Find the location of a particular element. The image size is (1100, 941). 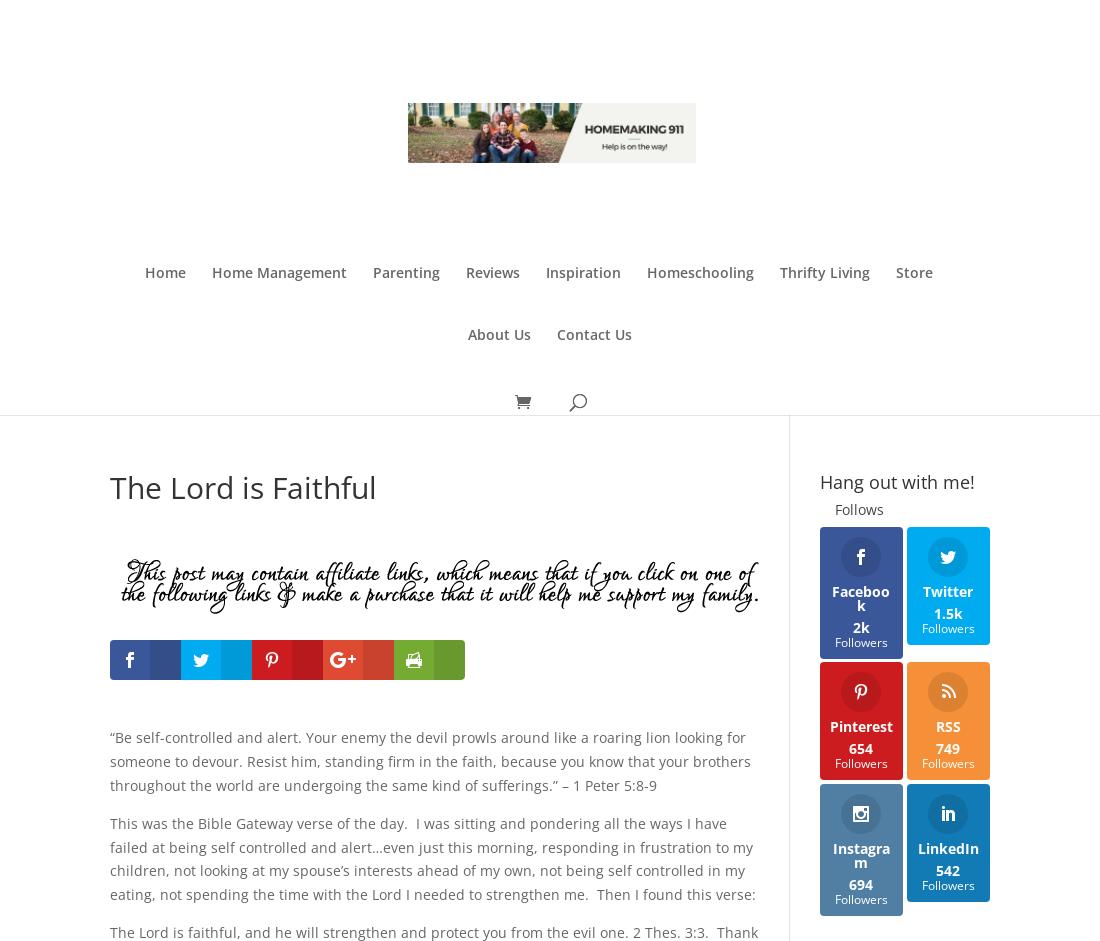

'2k' is located at coordinates (859, 626).